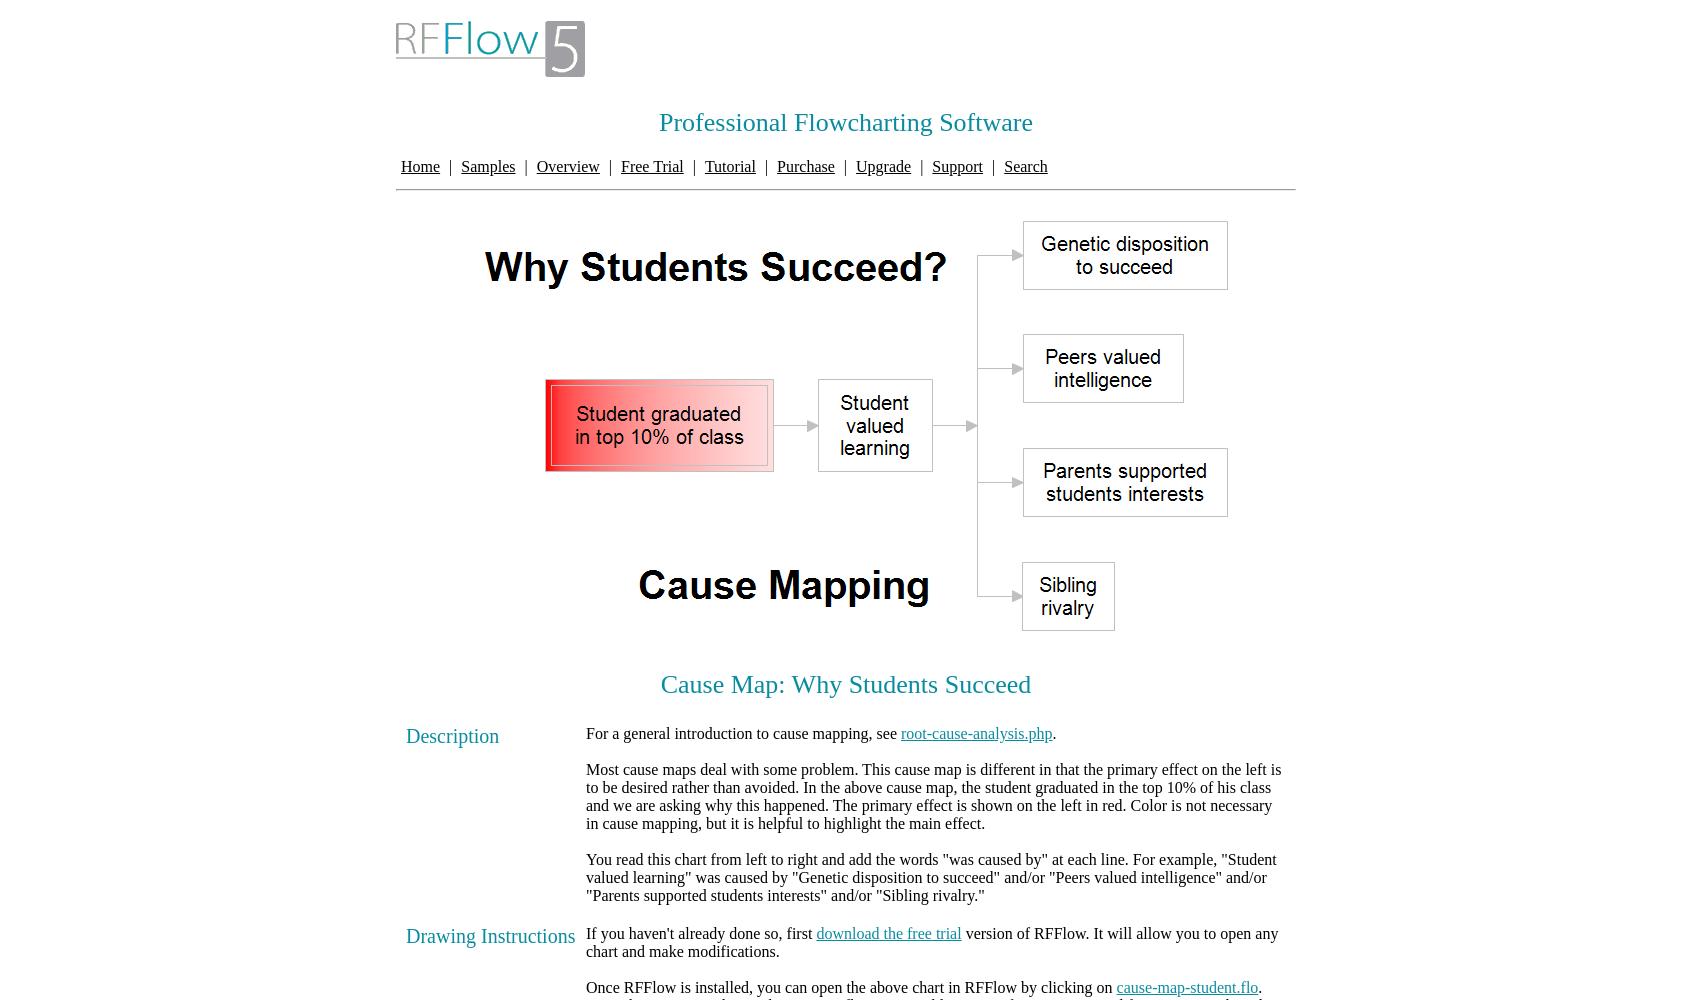 The height and width of the screenshot is (1000, 1692). I want to click on 'Professional Flowcharting Software', so click(845, 121).